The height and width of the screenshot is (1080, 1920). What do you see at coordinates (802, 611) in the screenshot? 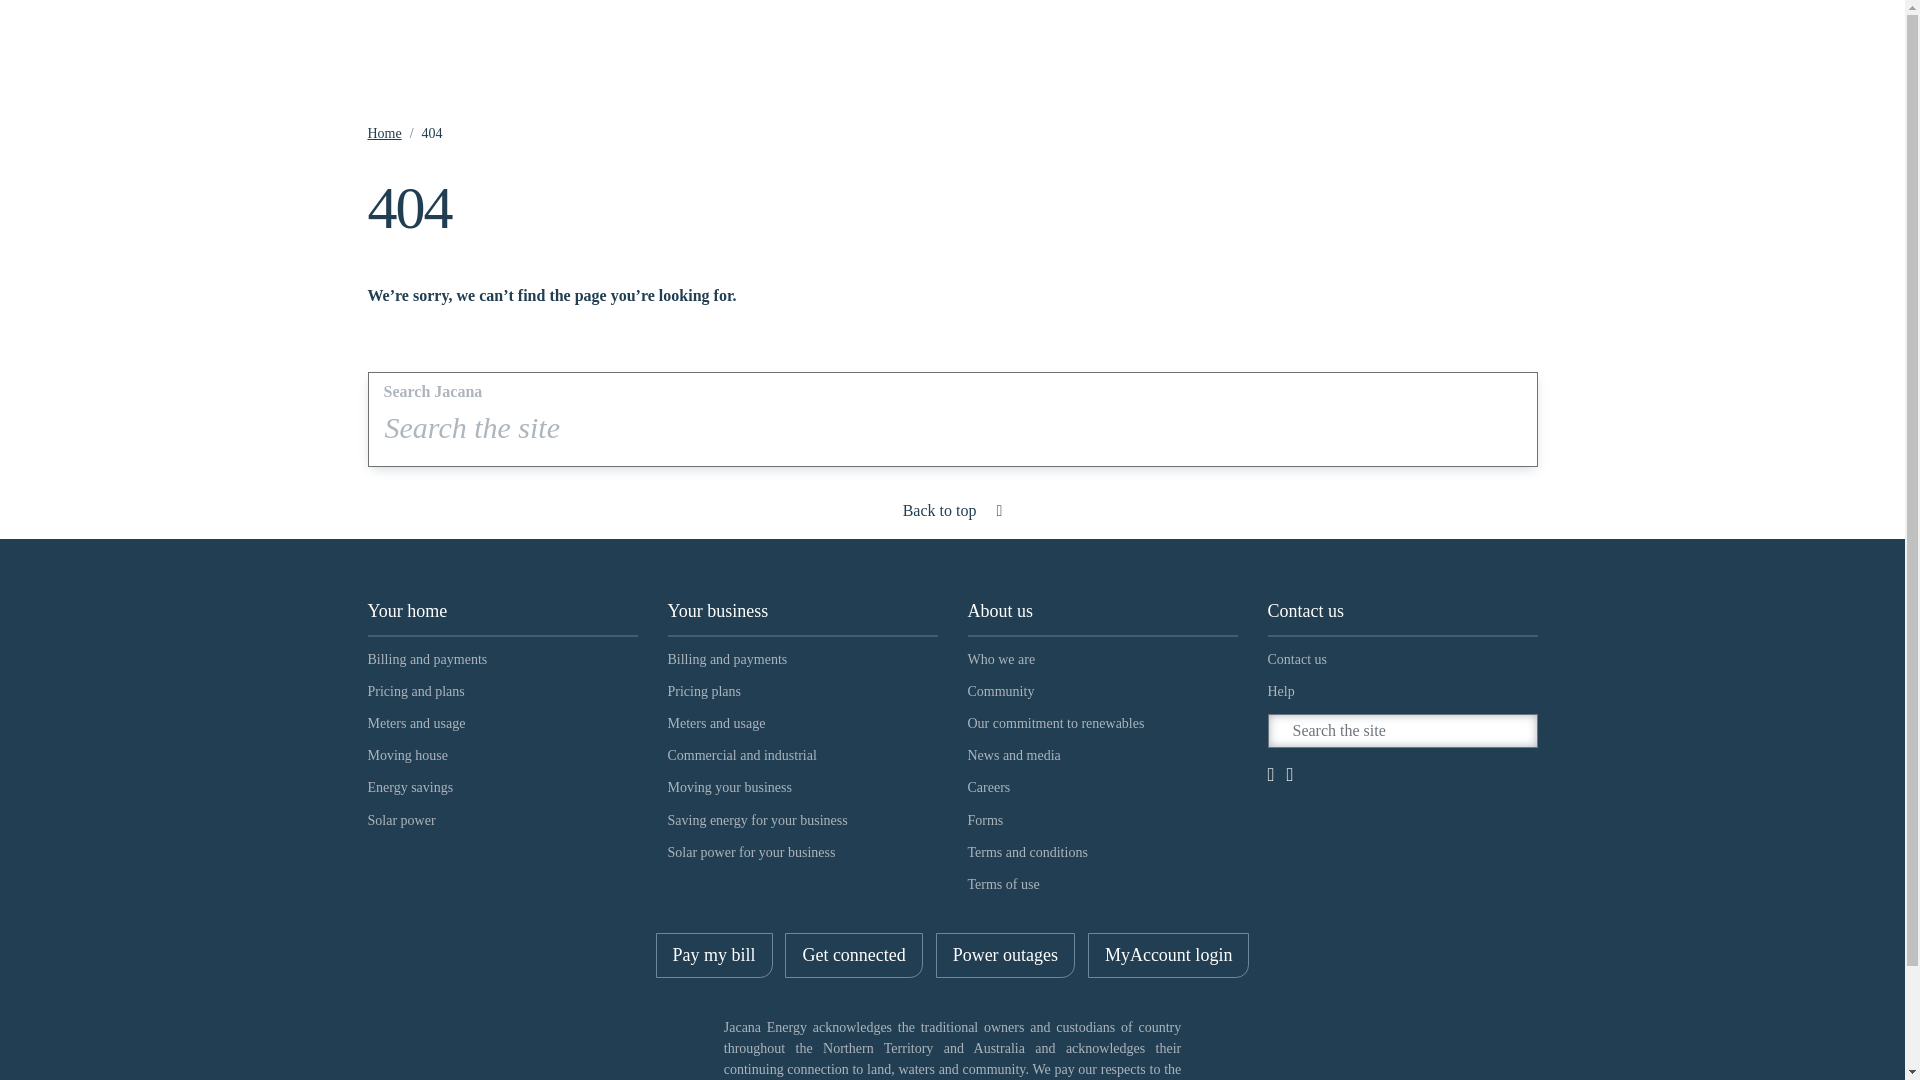
I see `'Your business'` at bounding box center [802, 611].